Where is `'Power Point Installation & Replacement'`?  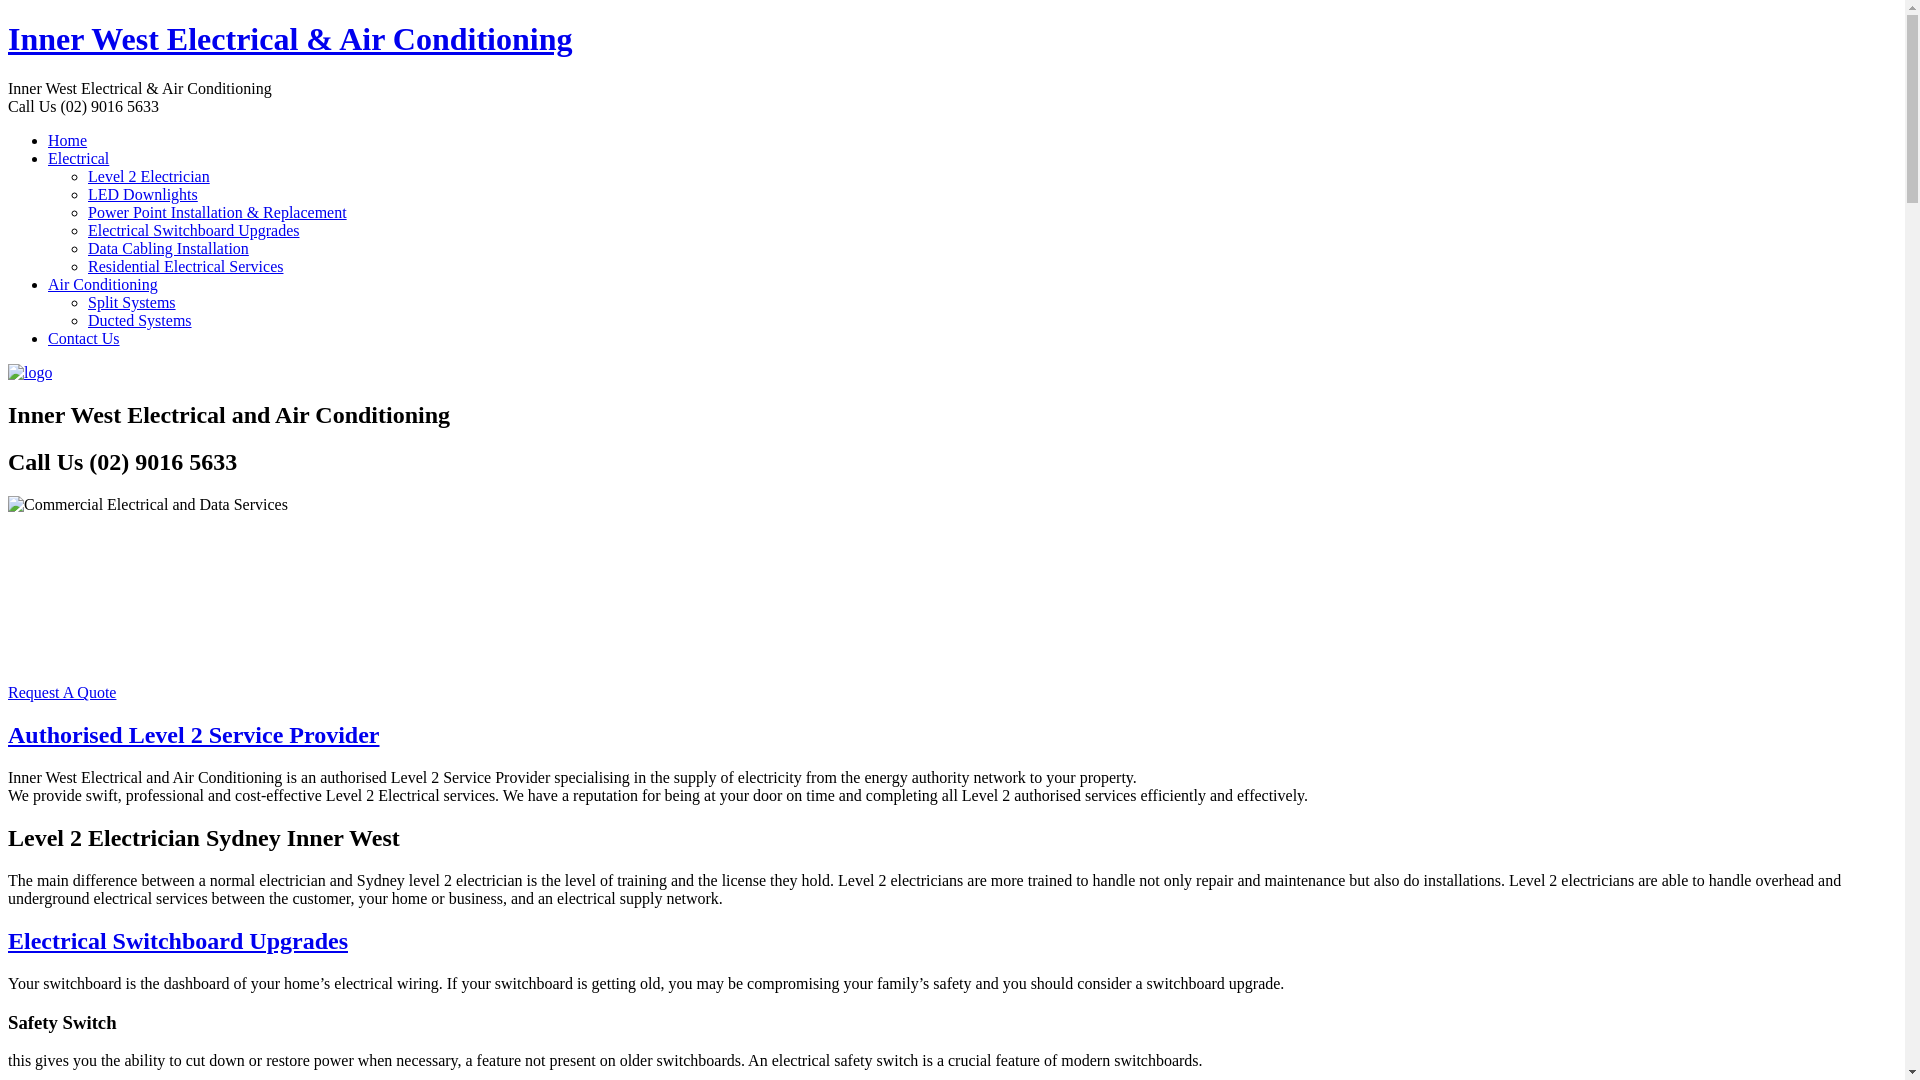
'Power Point Installation & Replacement' is located at coordinates (217, 212).